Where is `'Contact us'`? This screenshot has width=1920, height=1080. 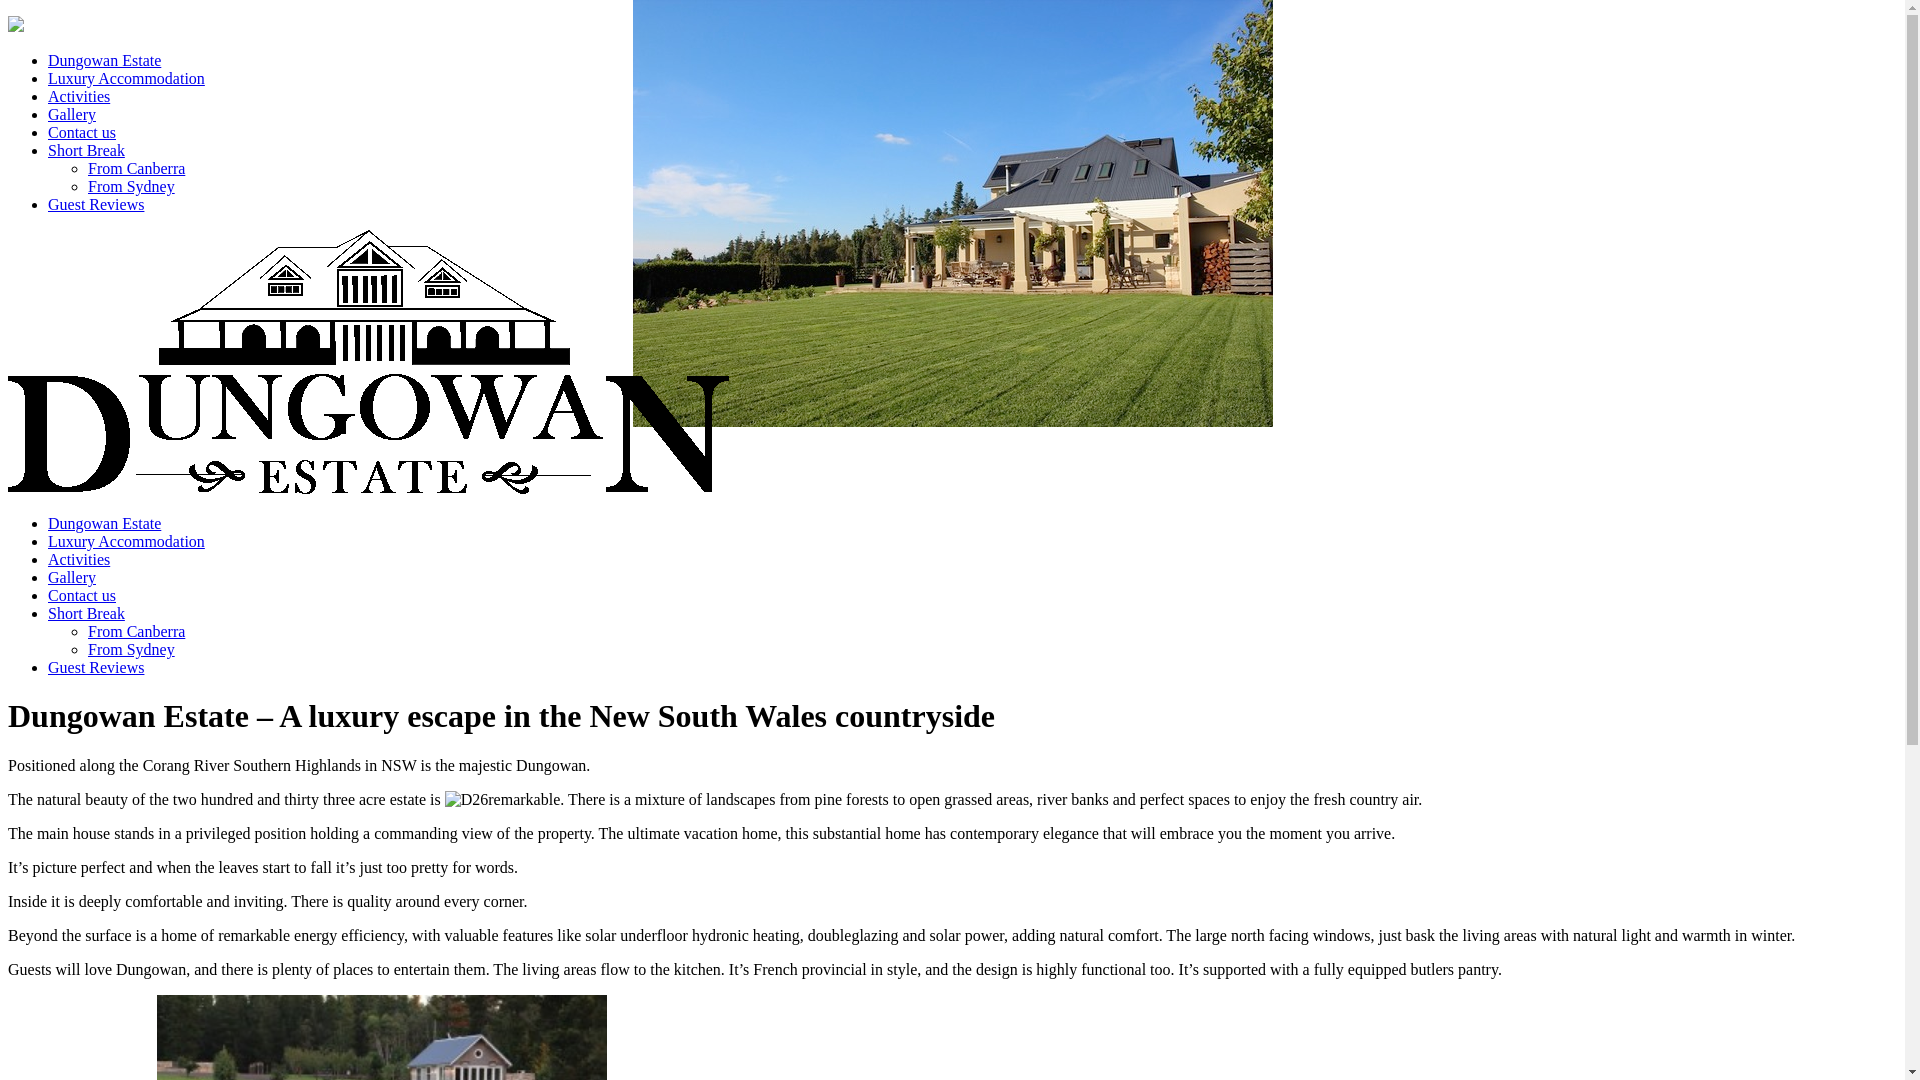 'Contact us' is located at coordinates (80, 594).